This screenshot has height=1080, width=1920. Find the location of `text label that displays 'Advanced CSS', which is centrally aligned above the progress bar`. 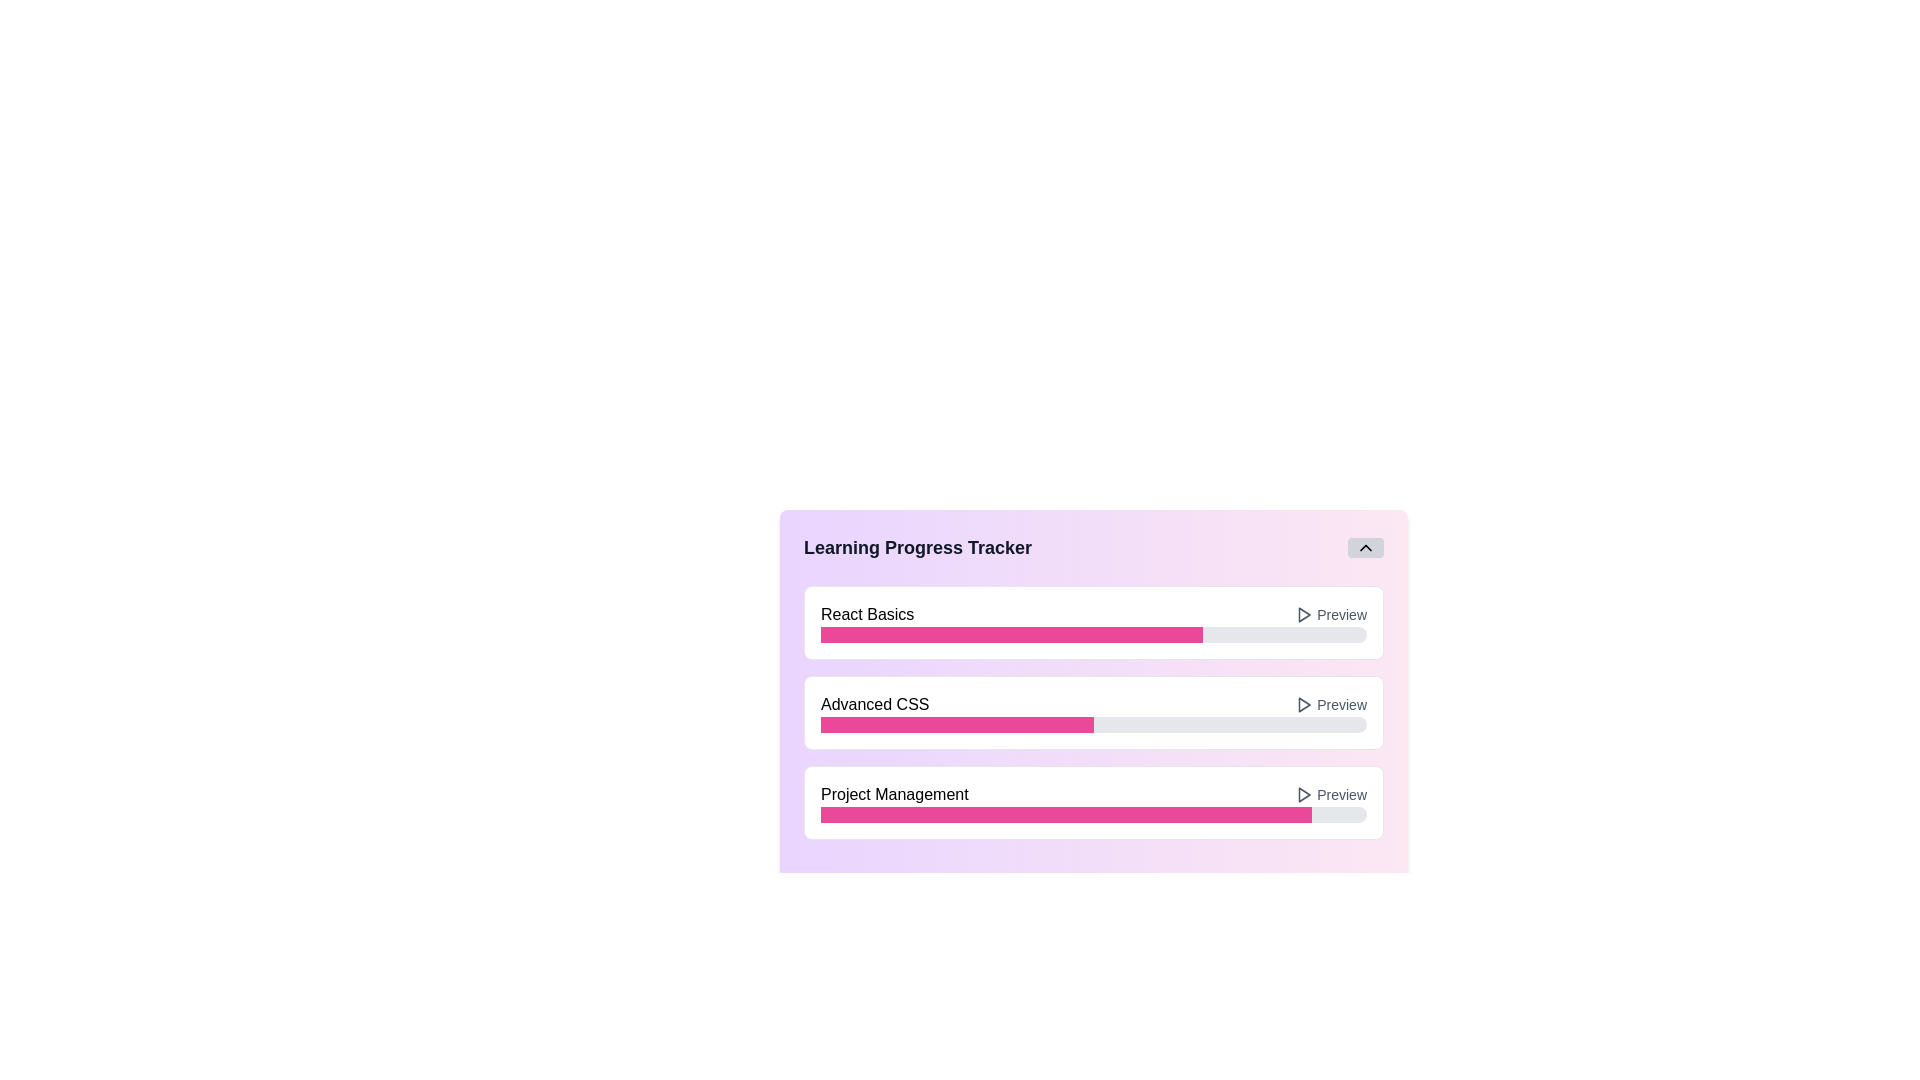

text label that displays 'Advanced CSS', which is centrally aligned above the progress bar is located at coordinates (875, 704).